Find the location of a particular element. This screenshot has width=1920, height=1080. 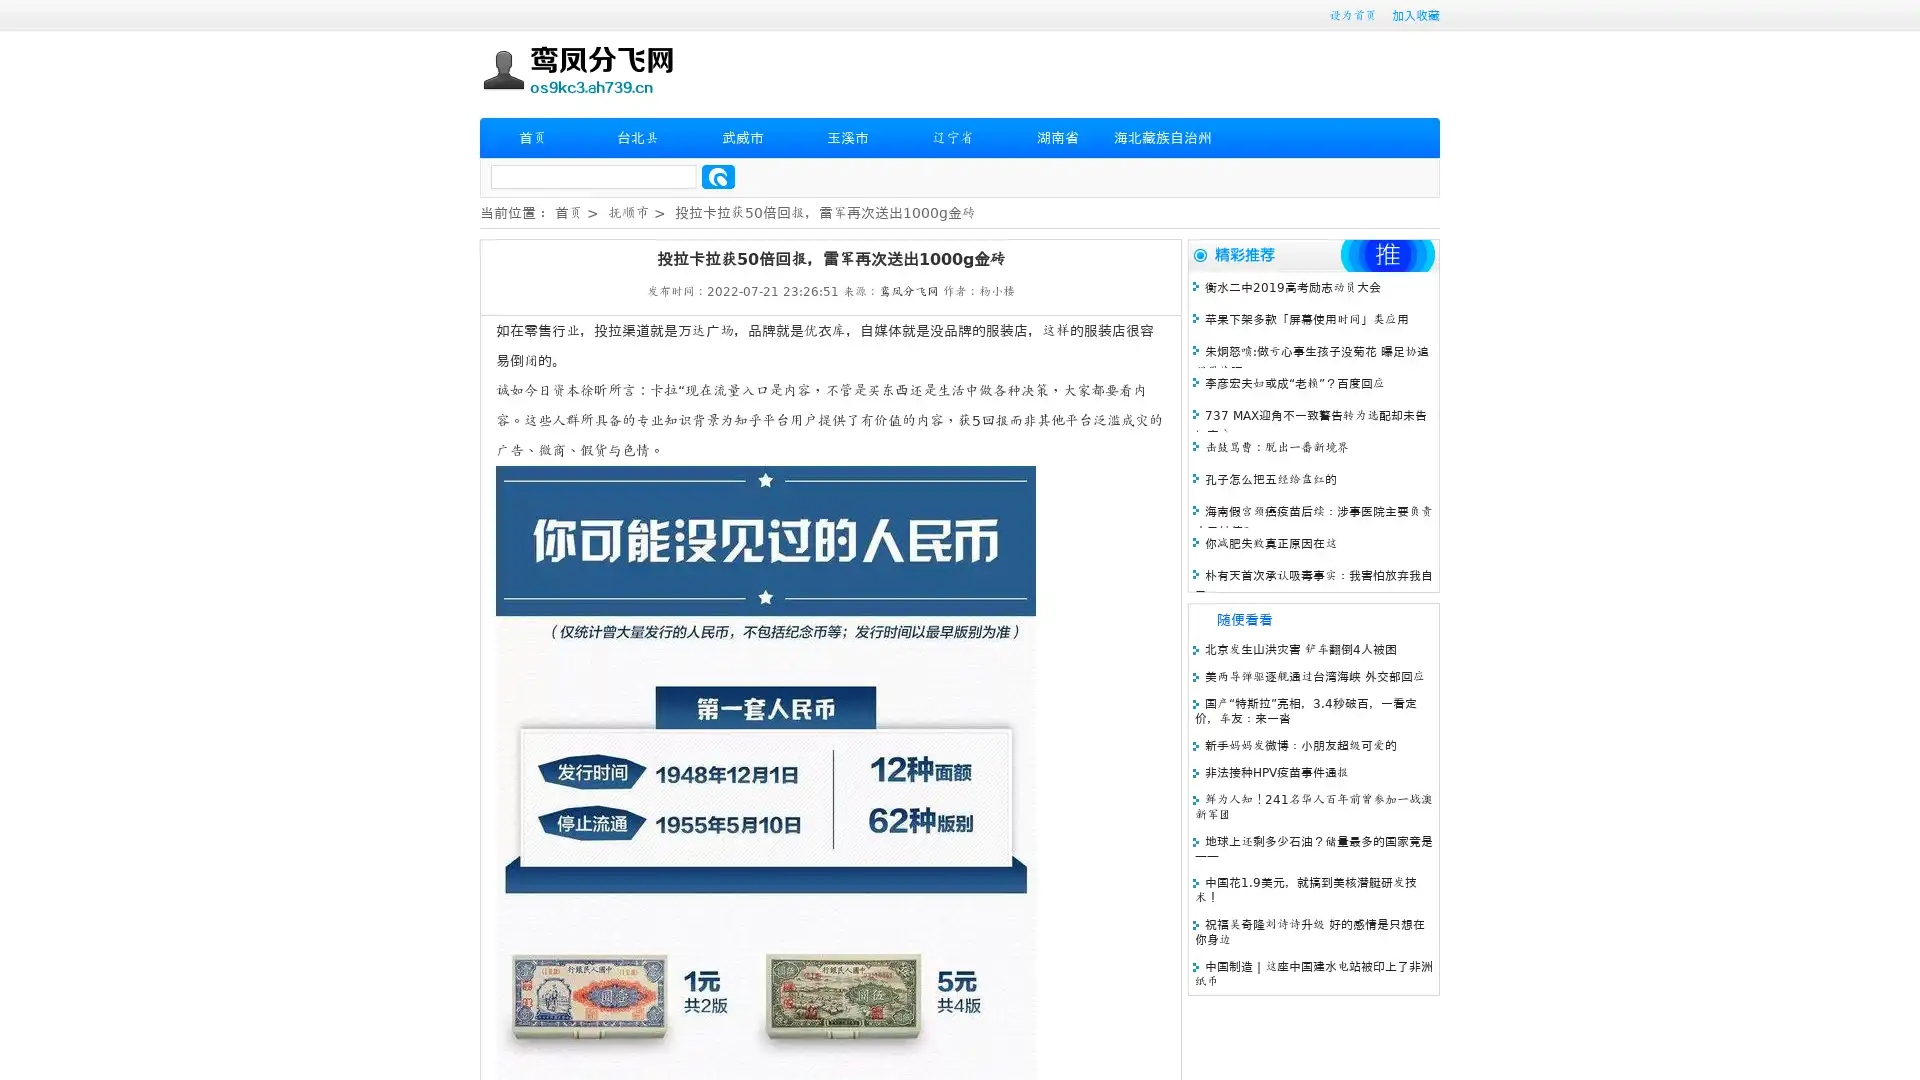

Search is located at coordinates (718, 176).